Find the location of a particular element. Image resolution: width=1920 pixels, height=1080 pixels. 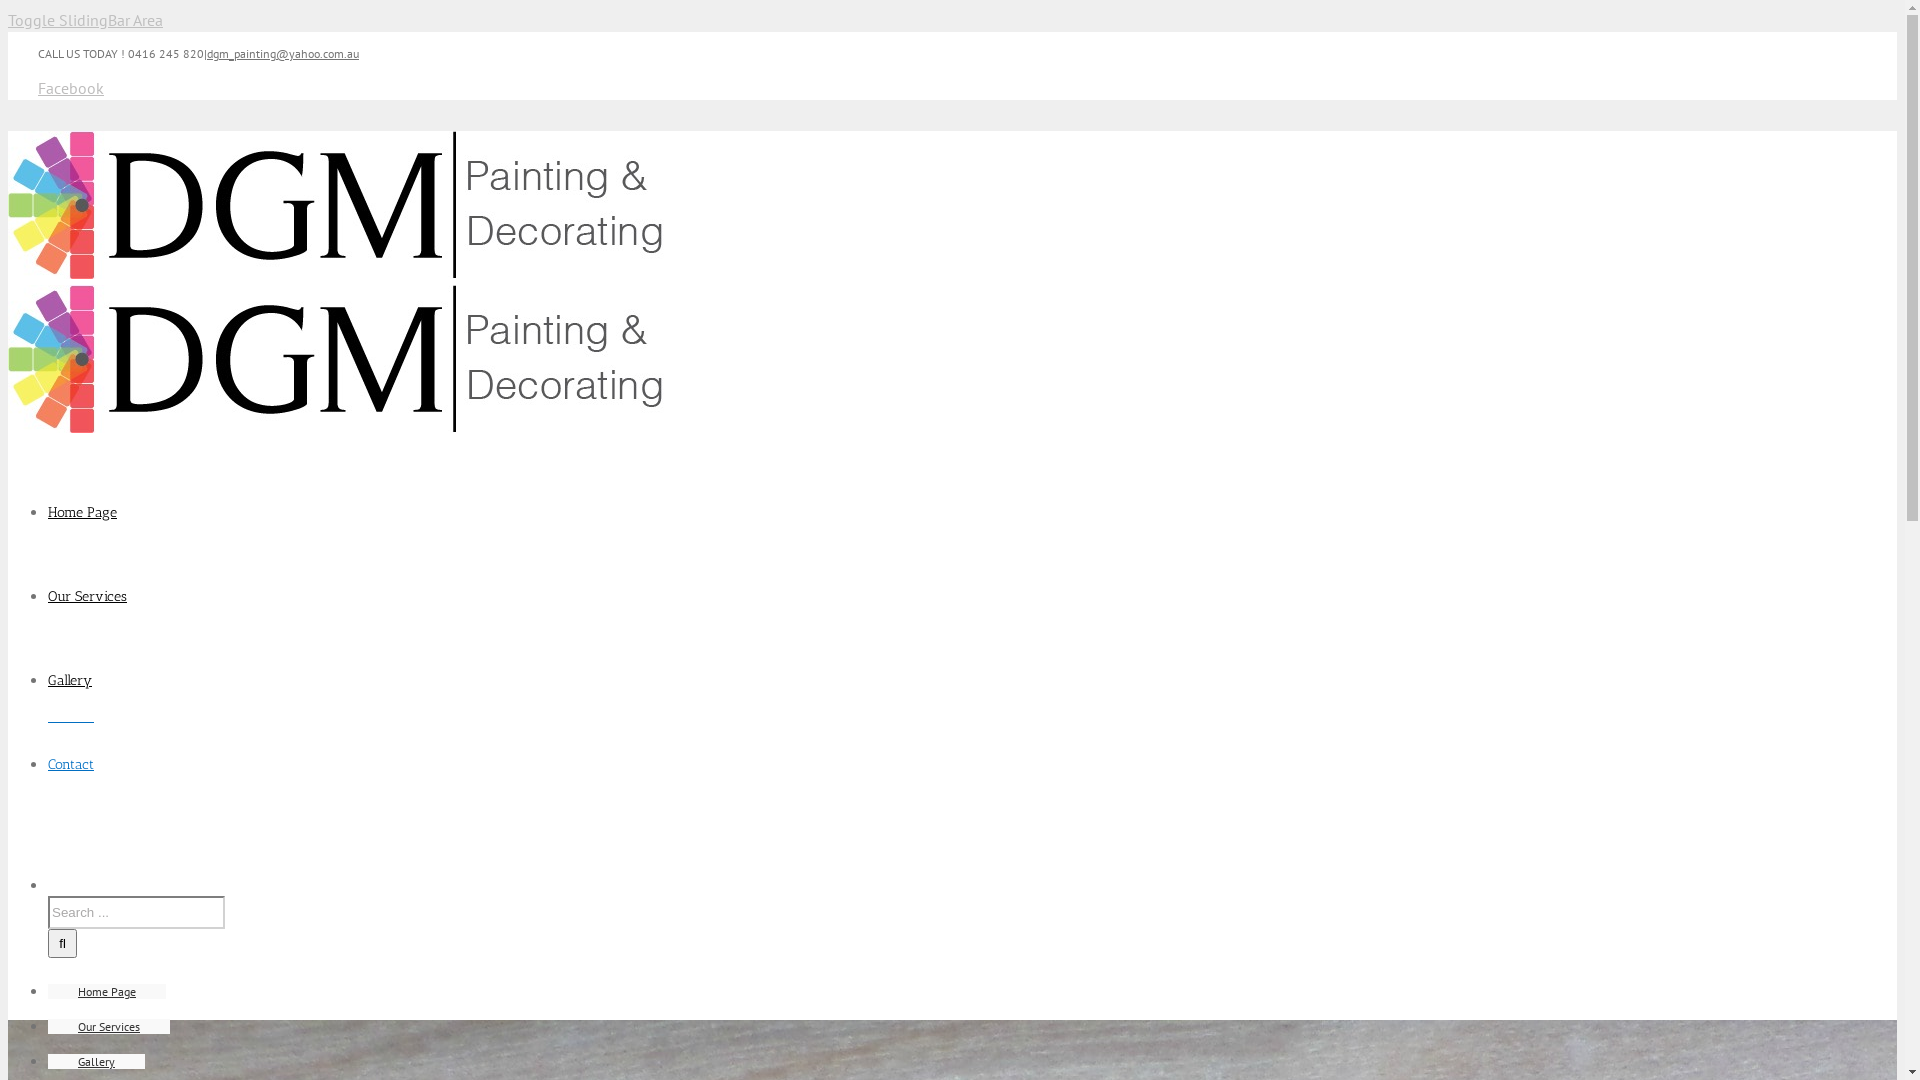

'Facebook' is located at coordinates (71, 87).